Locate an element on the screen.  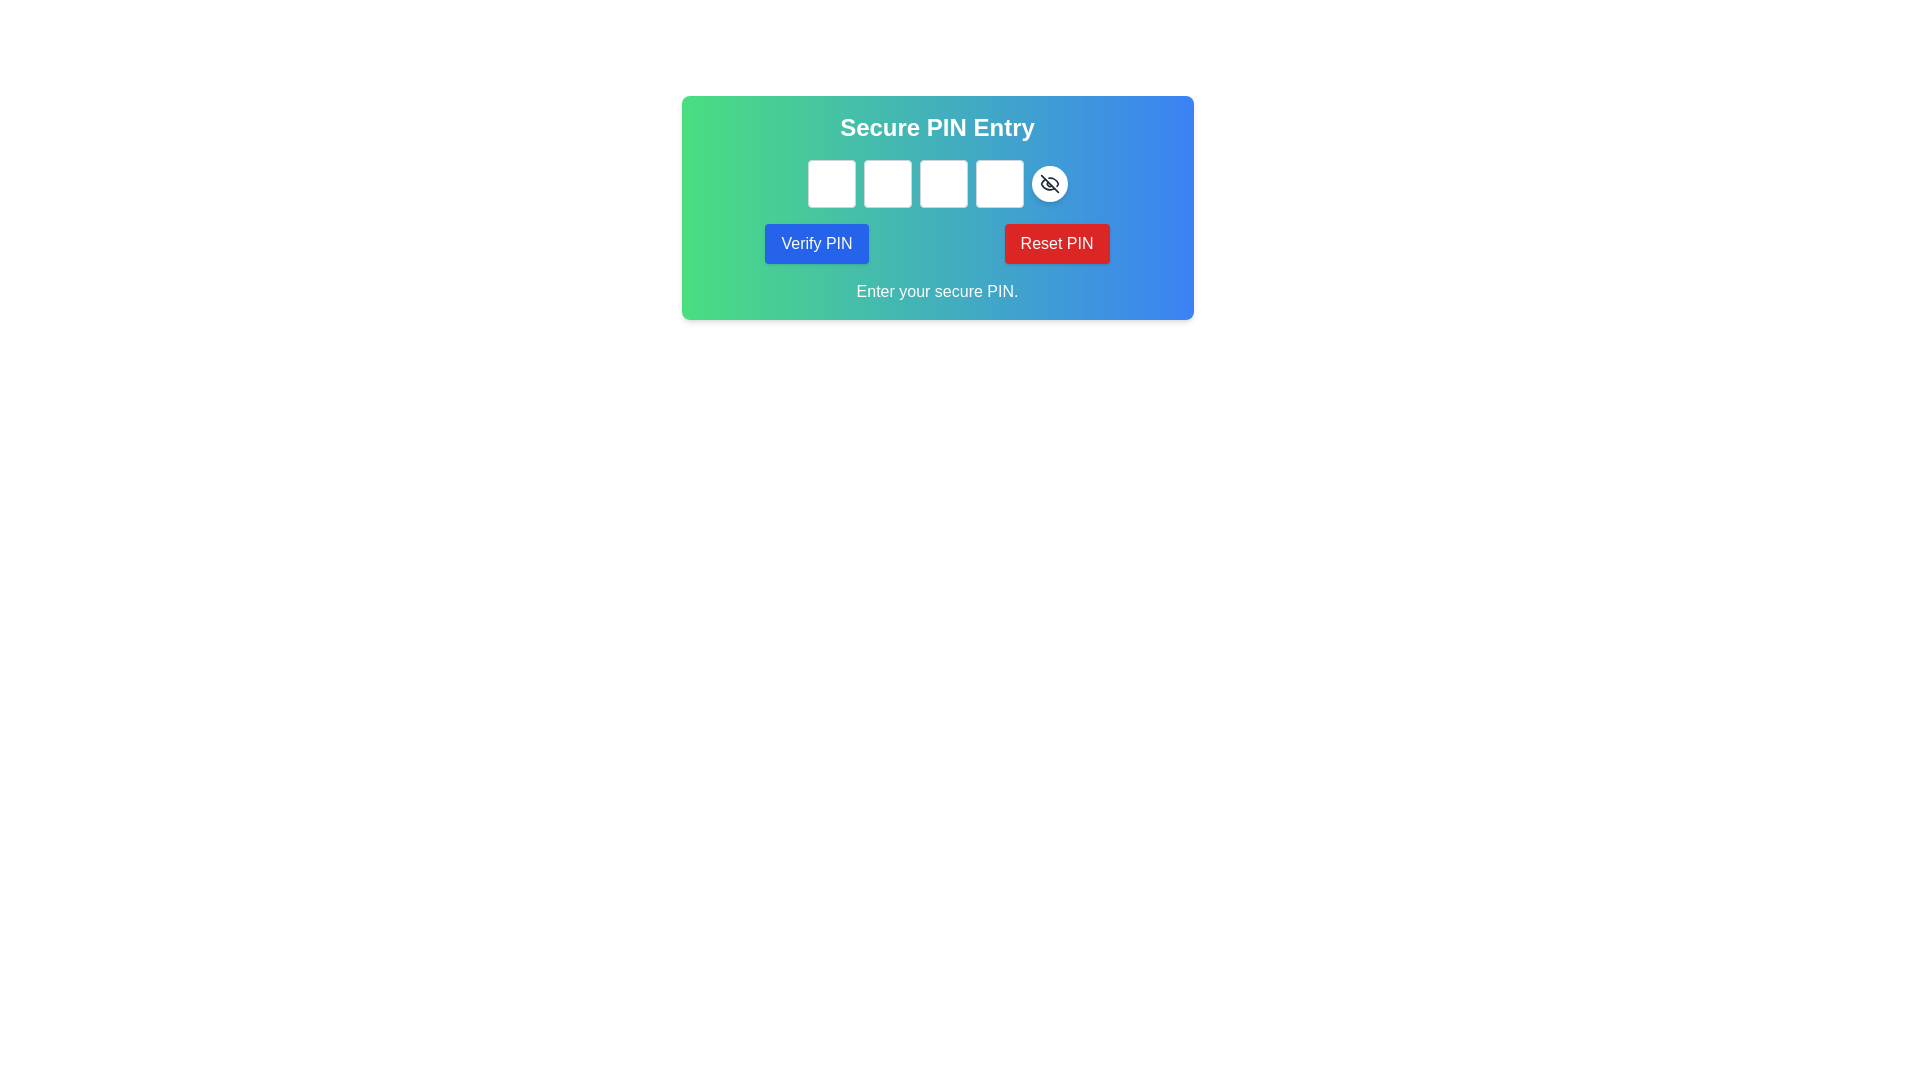
the rectangular panel with a gradient background labeled 'Secure PIN Entry' is located at coordinates (936, 208).